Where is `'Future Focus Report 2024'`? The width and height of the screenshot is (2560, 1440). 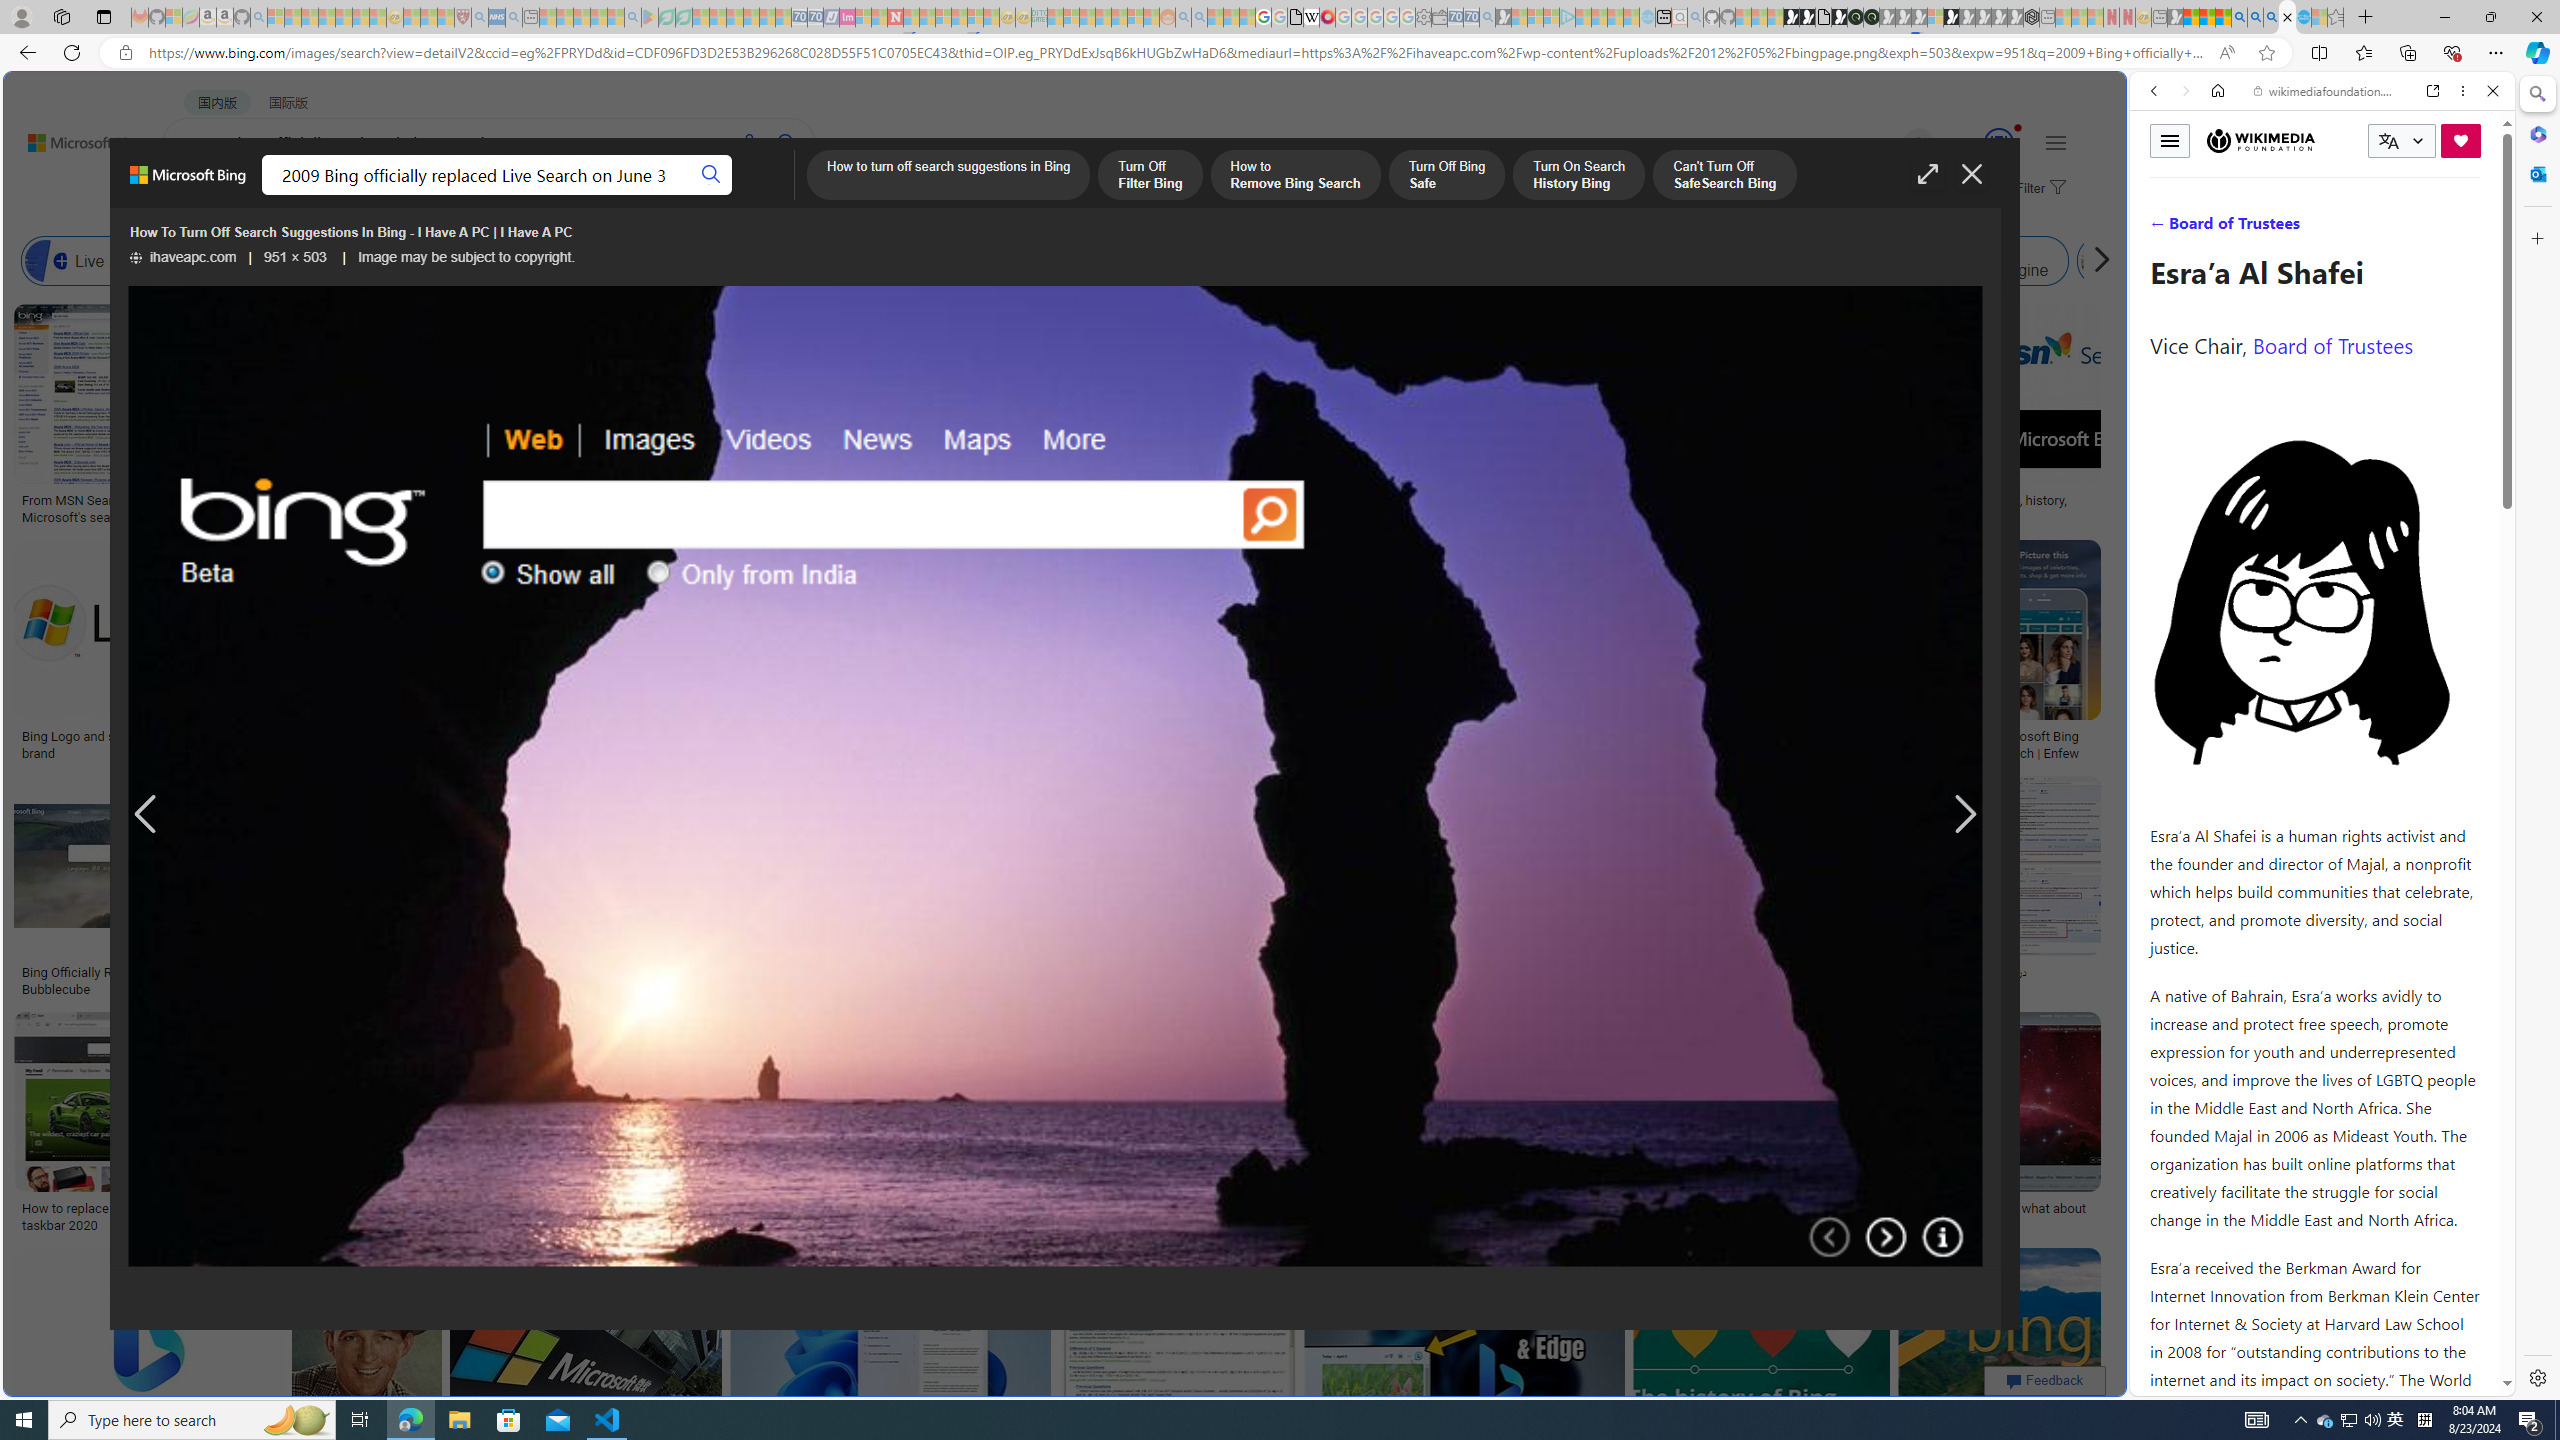
'Future Focus Report 2024' is located at coordinates (1871, 16).